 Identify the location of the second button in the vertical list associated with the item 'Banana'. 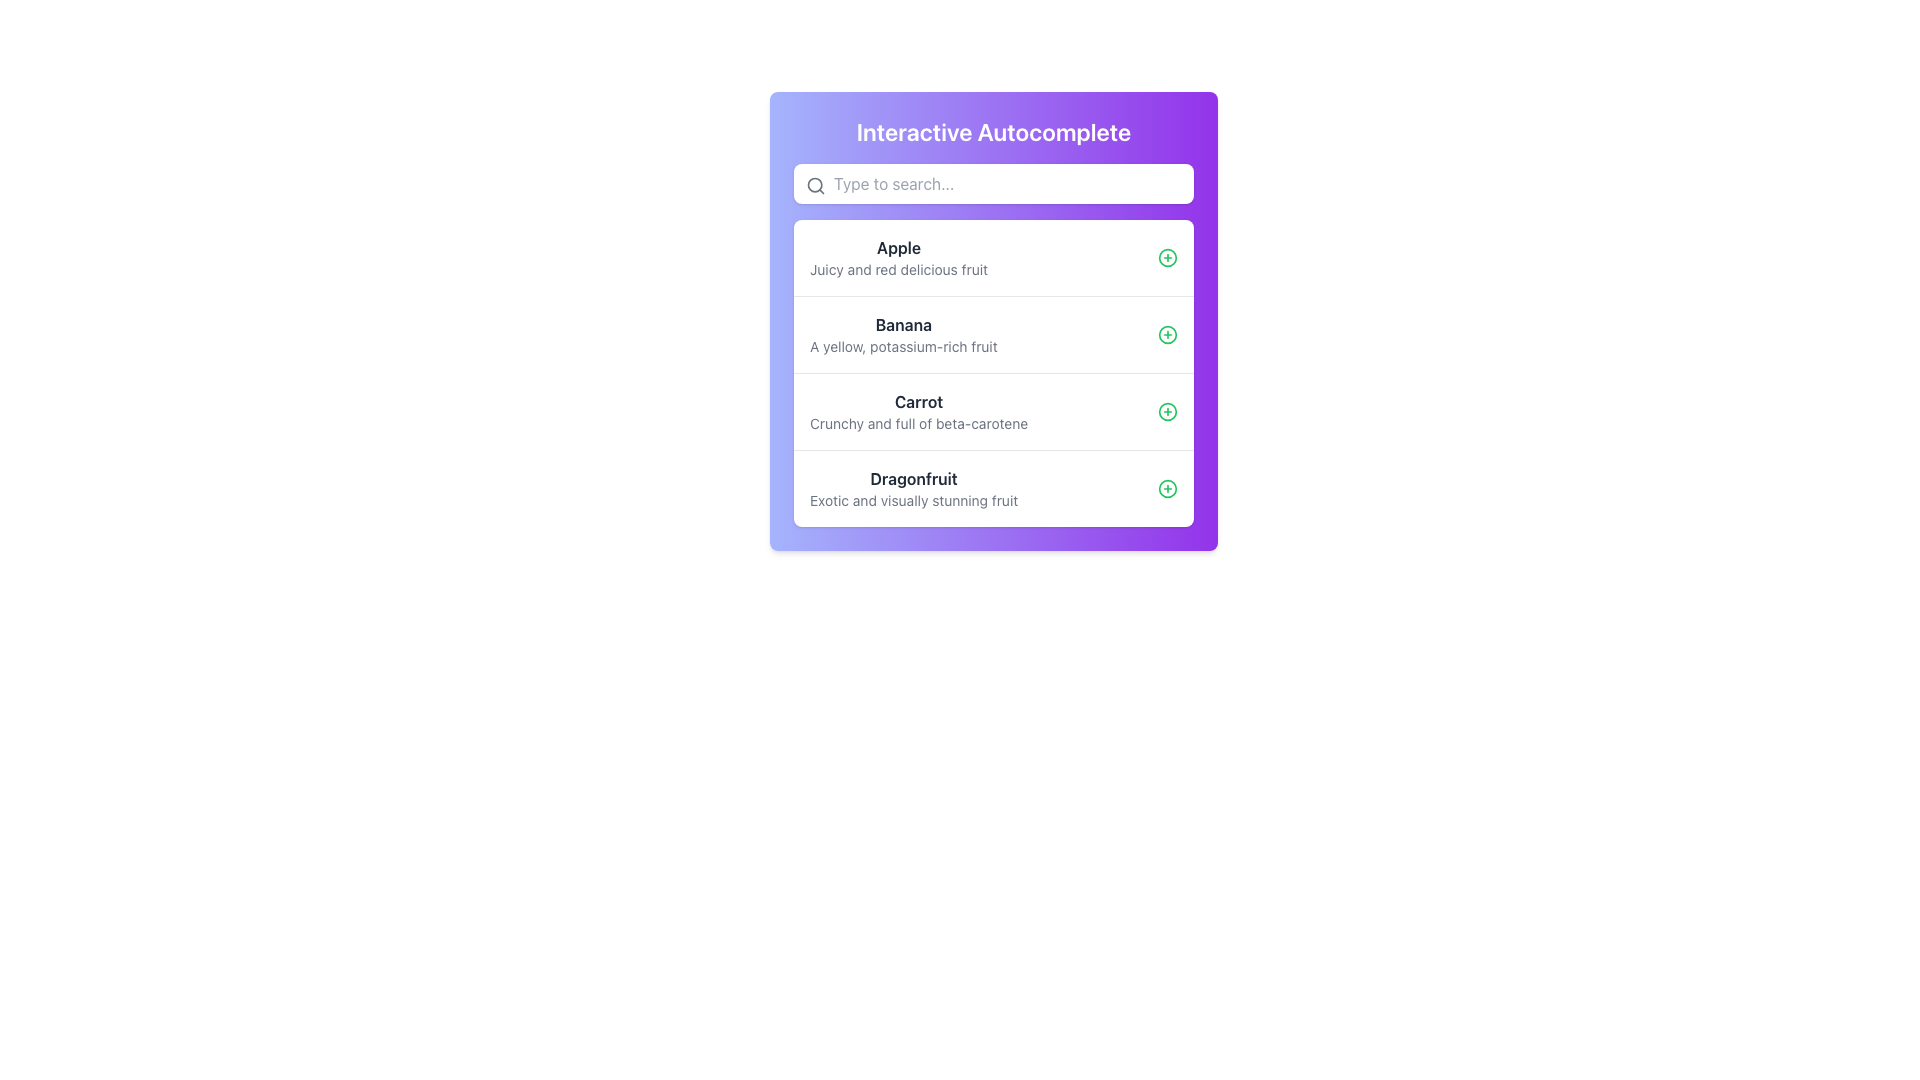
(1167, 334).